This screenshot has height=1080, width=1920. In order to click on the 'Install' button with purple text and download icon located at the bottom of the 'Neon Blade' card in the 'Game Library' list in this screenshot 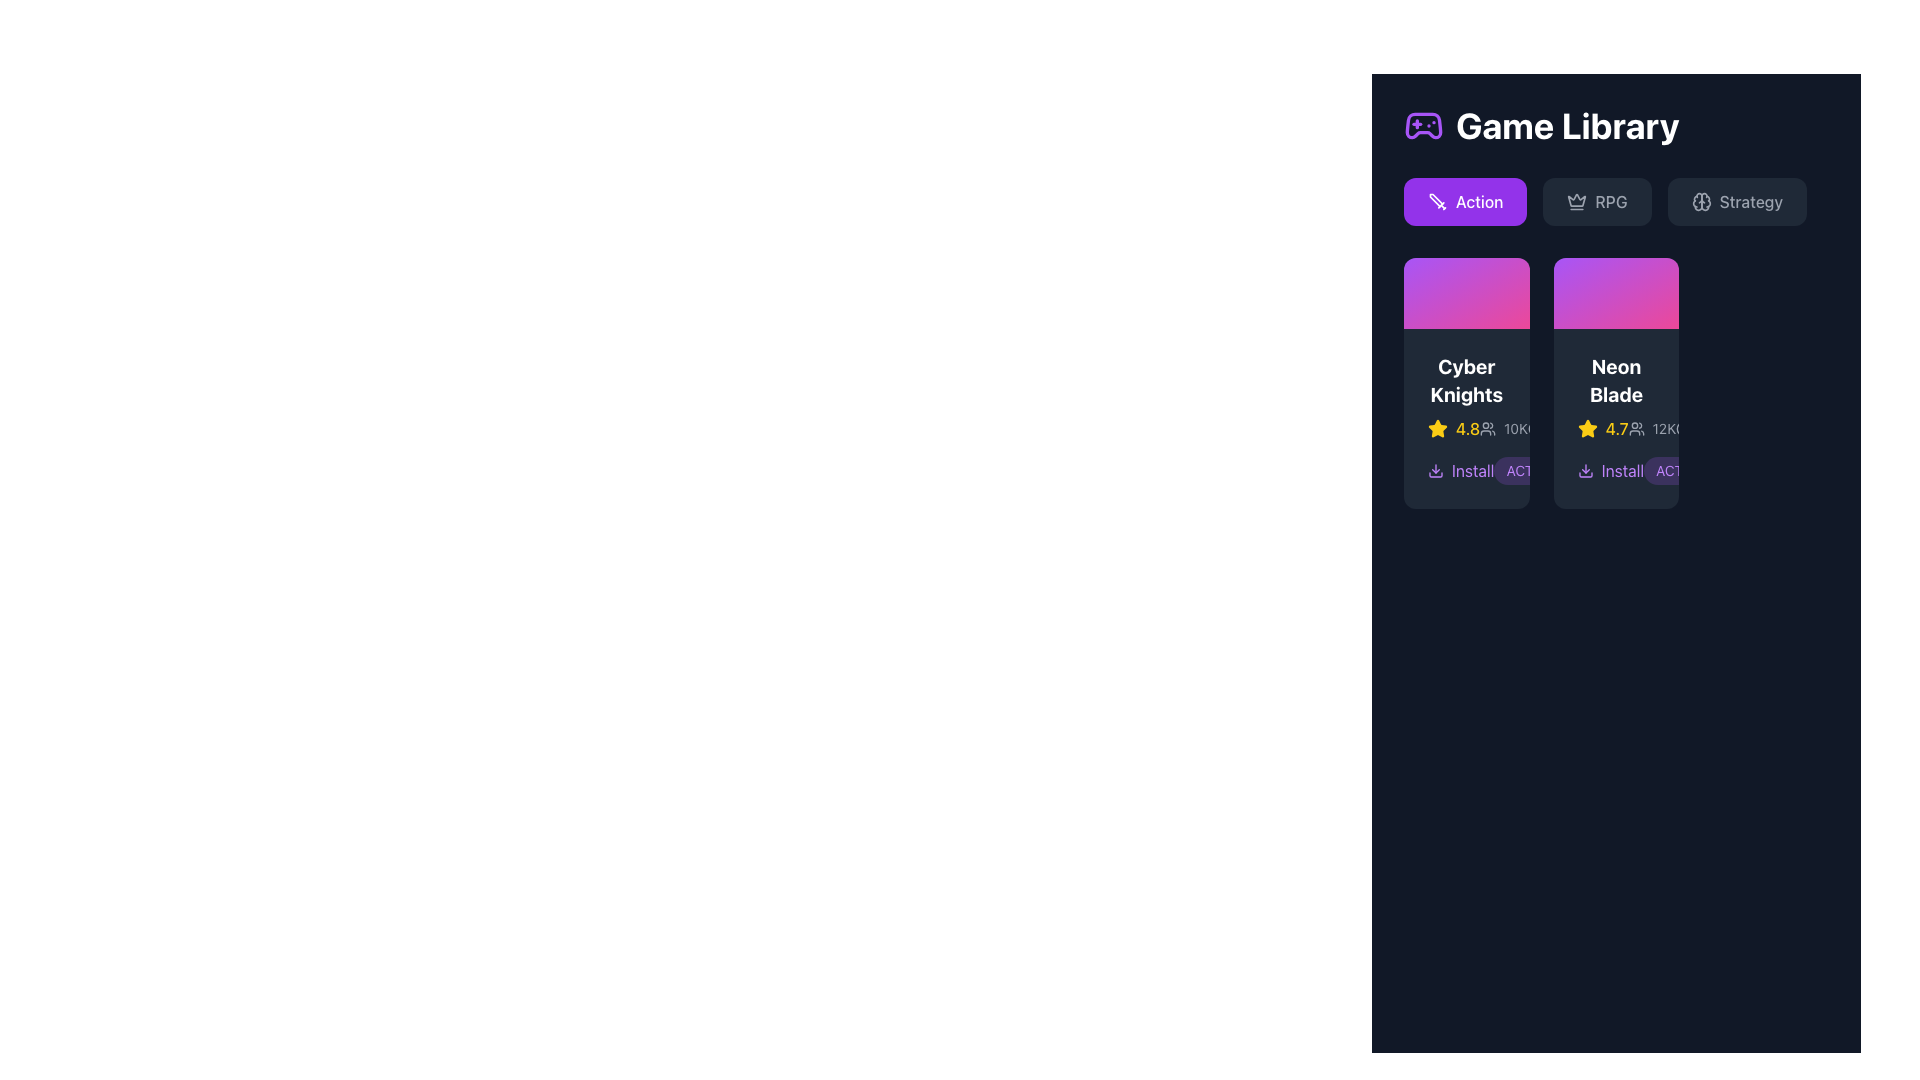, I will do `click(1616, 470)`.